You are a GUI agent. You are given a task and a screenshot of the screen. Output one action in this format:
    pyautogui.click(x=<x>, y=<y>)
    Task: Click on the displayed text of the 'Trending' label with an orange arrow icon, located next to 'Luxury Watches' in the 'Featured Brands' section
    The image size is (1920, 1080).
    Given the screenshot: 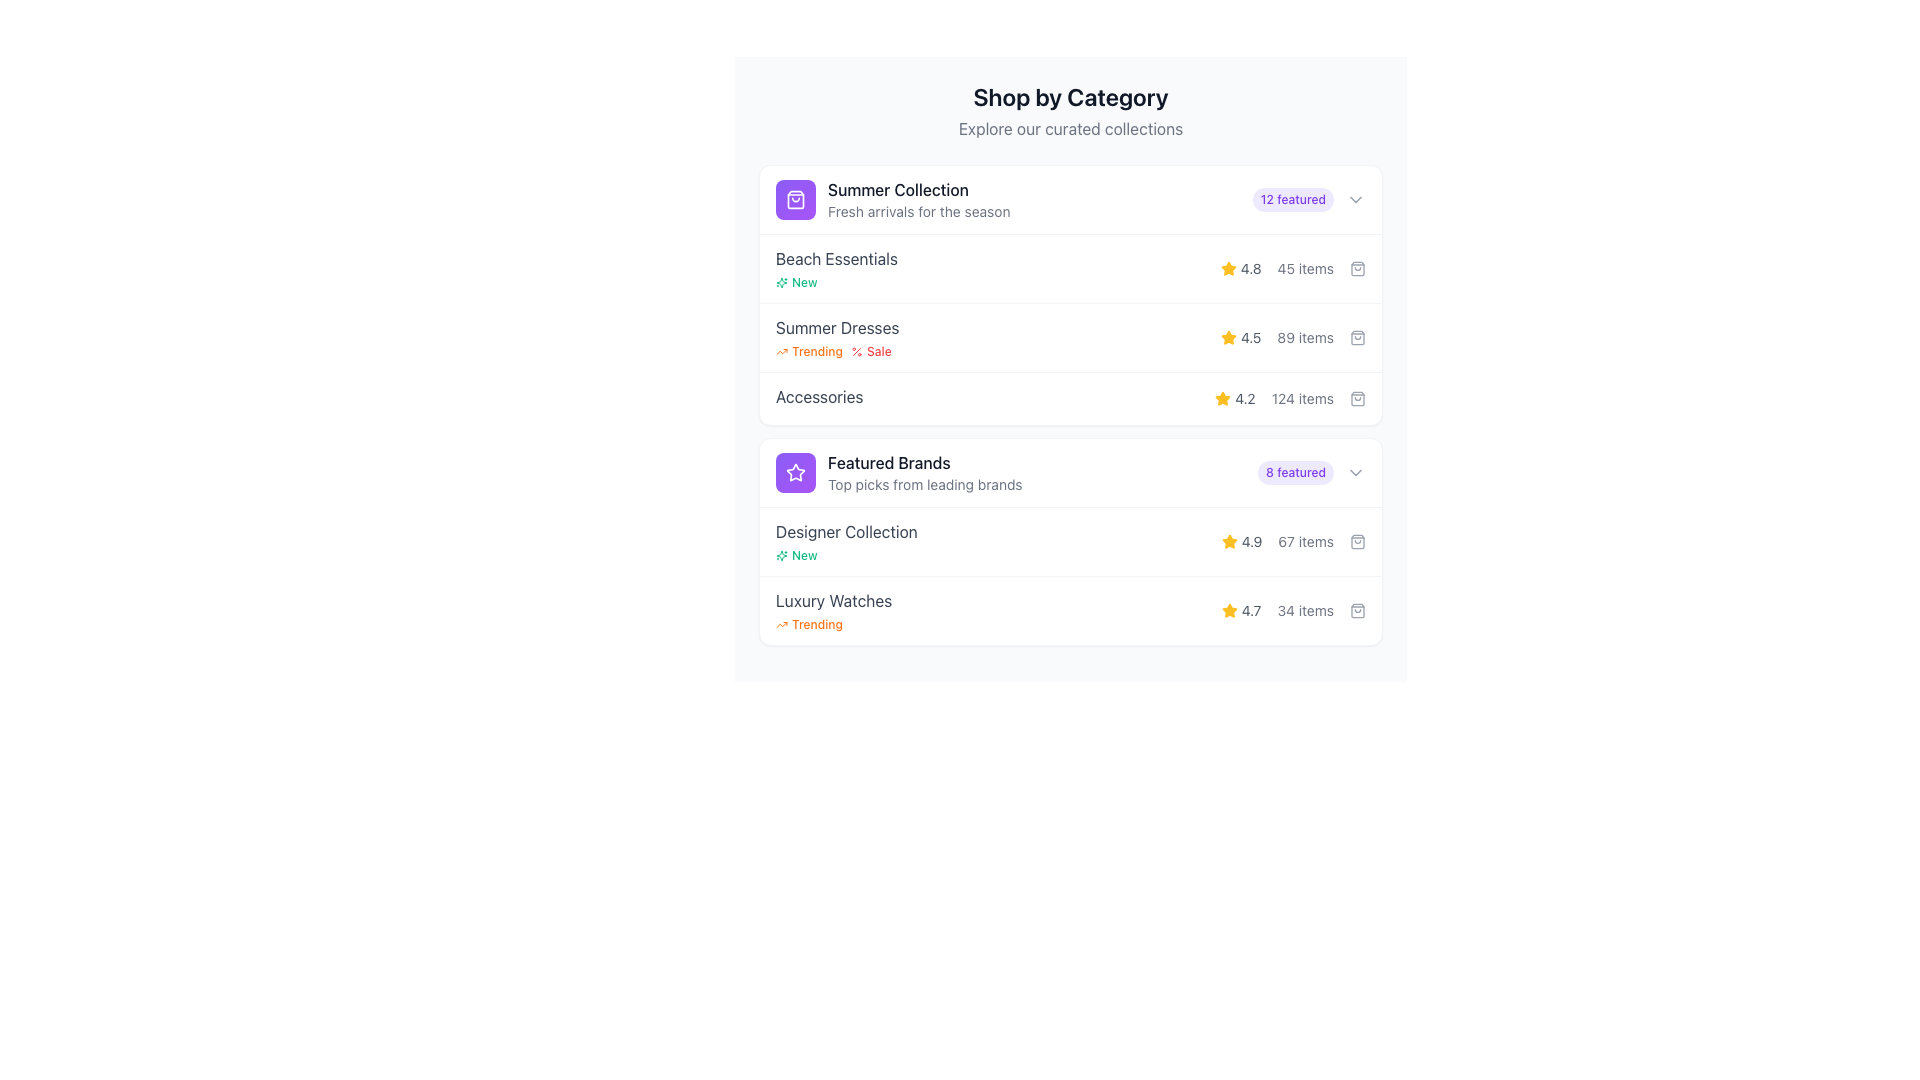 What is the action you would take?
    pyautogui.click(x=809, y=623)
    